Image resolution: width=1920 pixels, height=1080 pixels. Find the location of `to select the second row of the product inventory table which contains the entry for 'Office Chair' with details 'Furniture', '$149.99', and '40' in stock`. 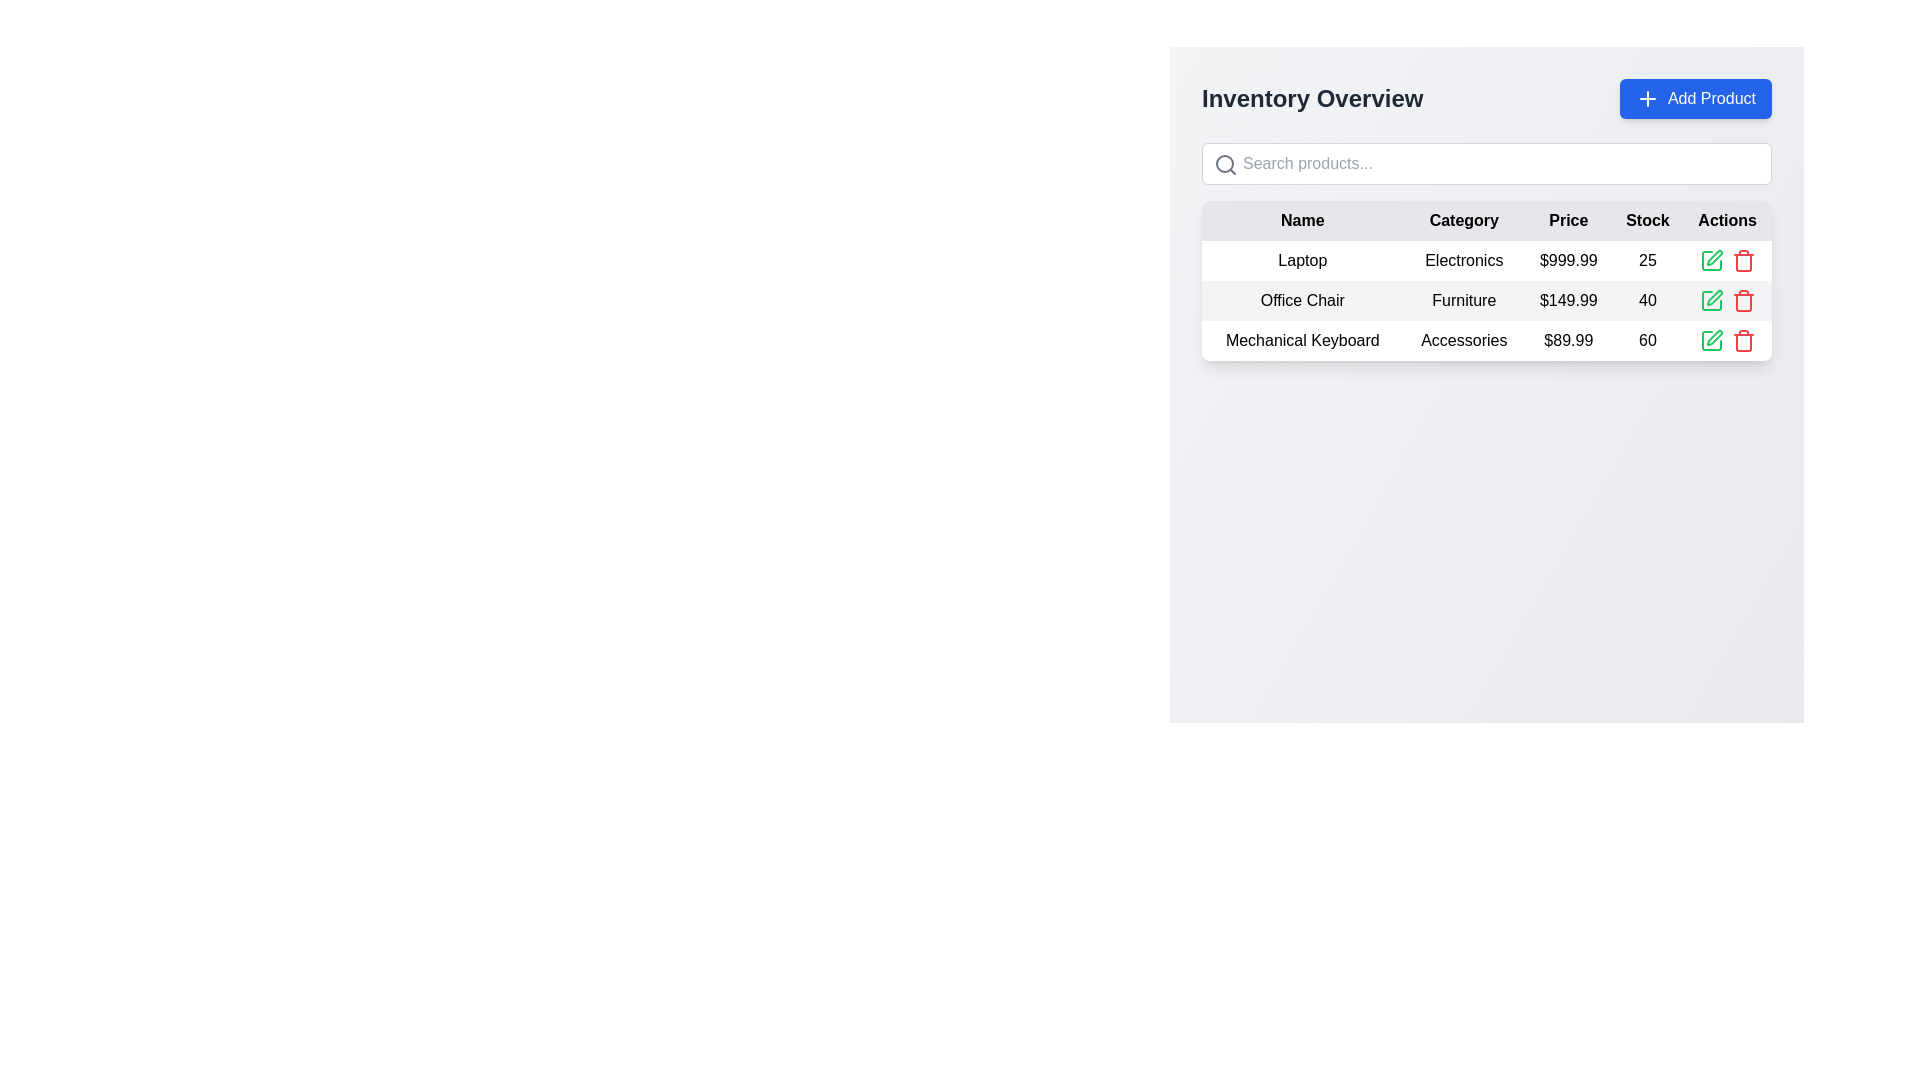

to select the second row of the product inventory table which contains the entry for 'Office Chair' with details 'Furniture', '$149.99', and '40' in stock is located at coordinates (1487, 300).